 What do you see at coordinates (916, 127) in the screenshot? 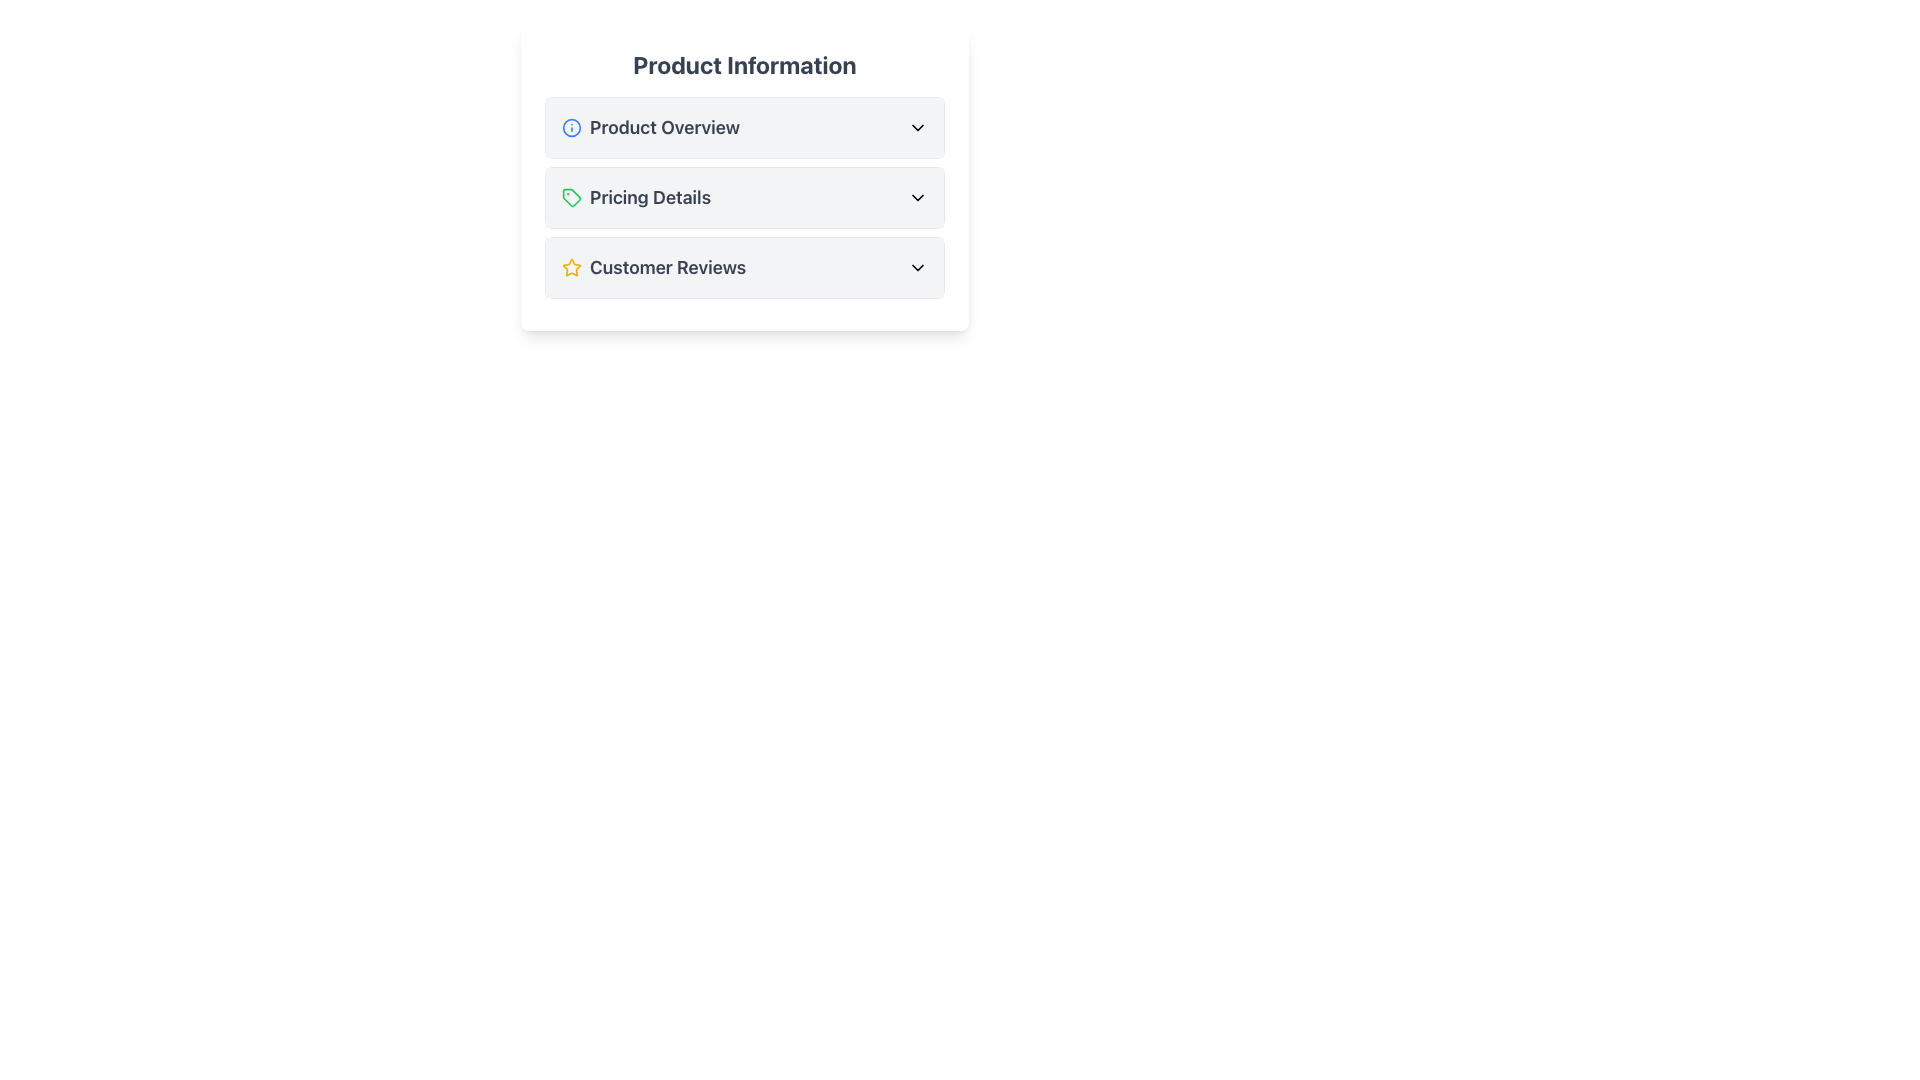
I see `the Chevron icon located to the far right of the 'Product Overview' section` at bounding box center [916, 127].